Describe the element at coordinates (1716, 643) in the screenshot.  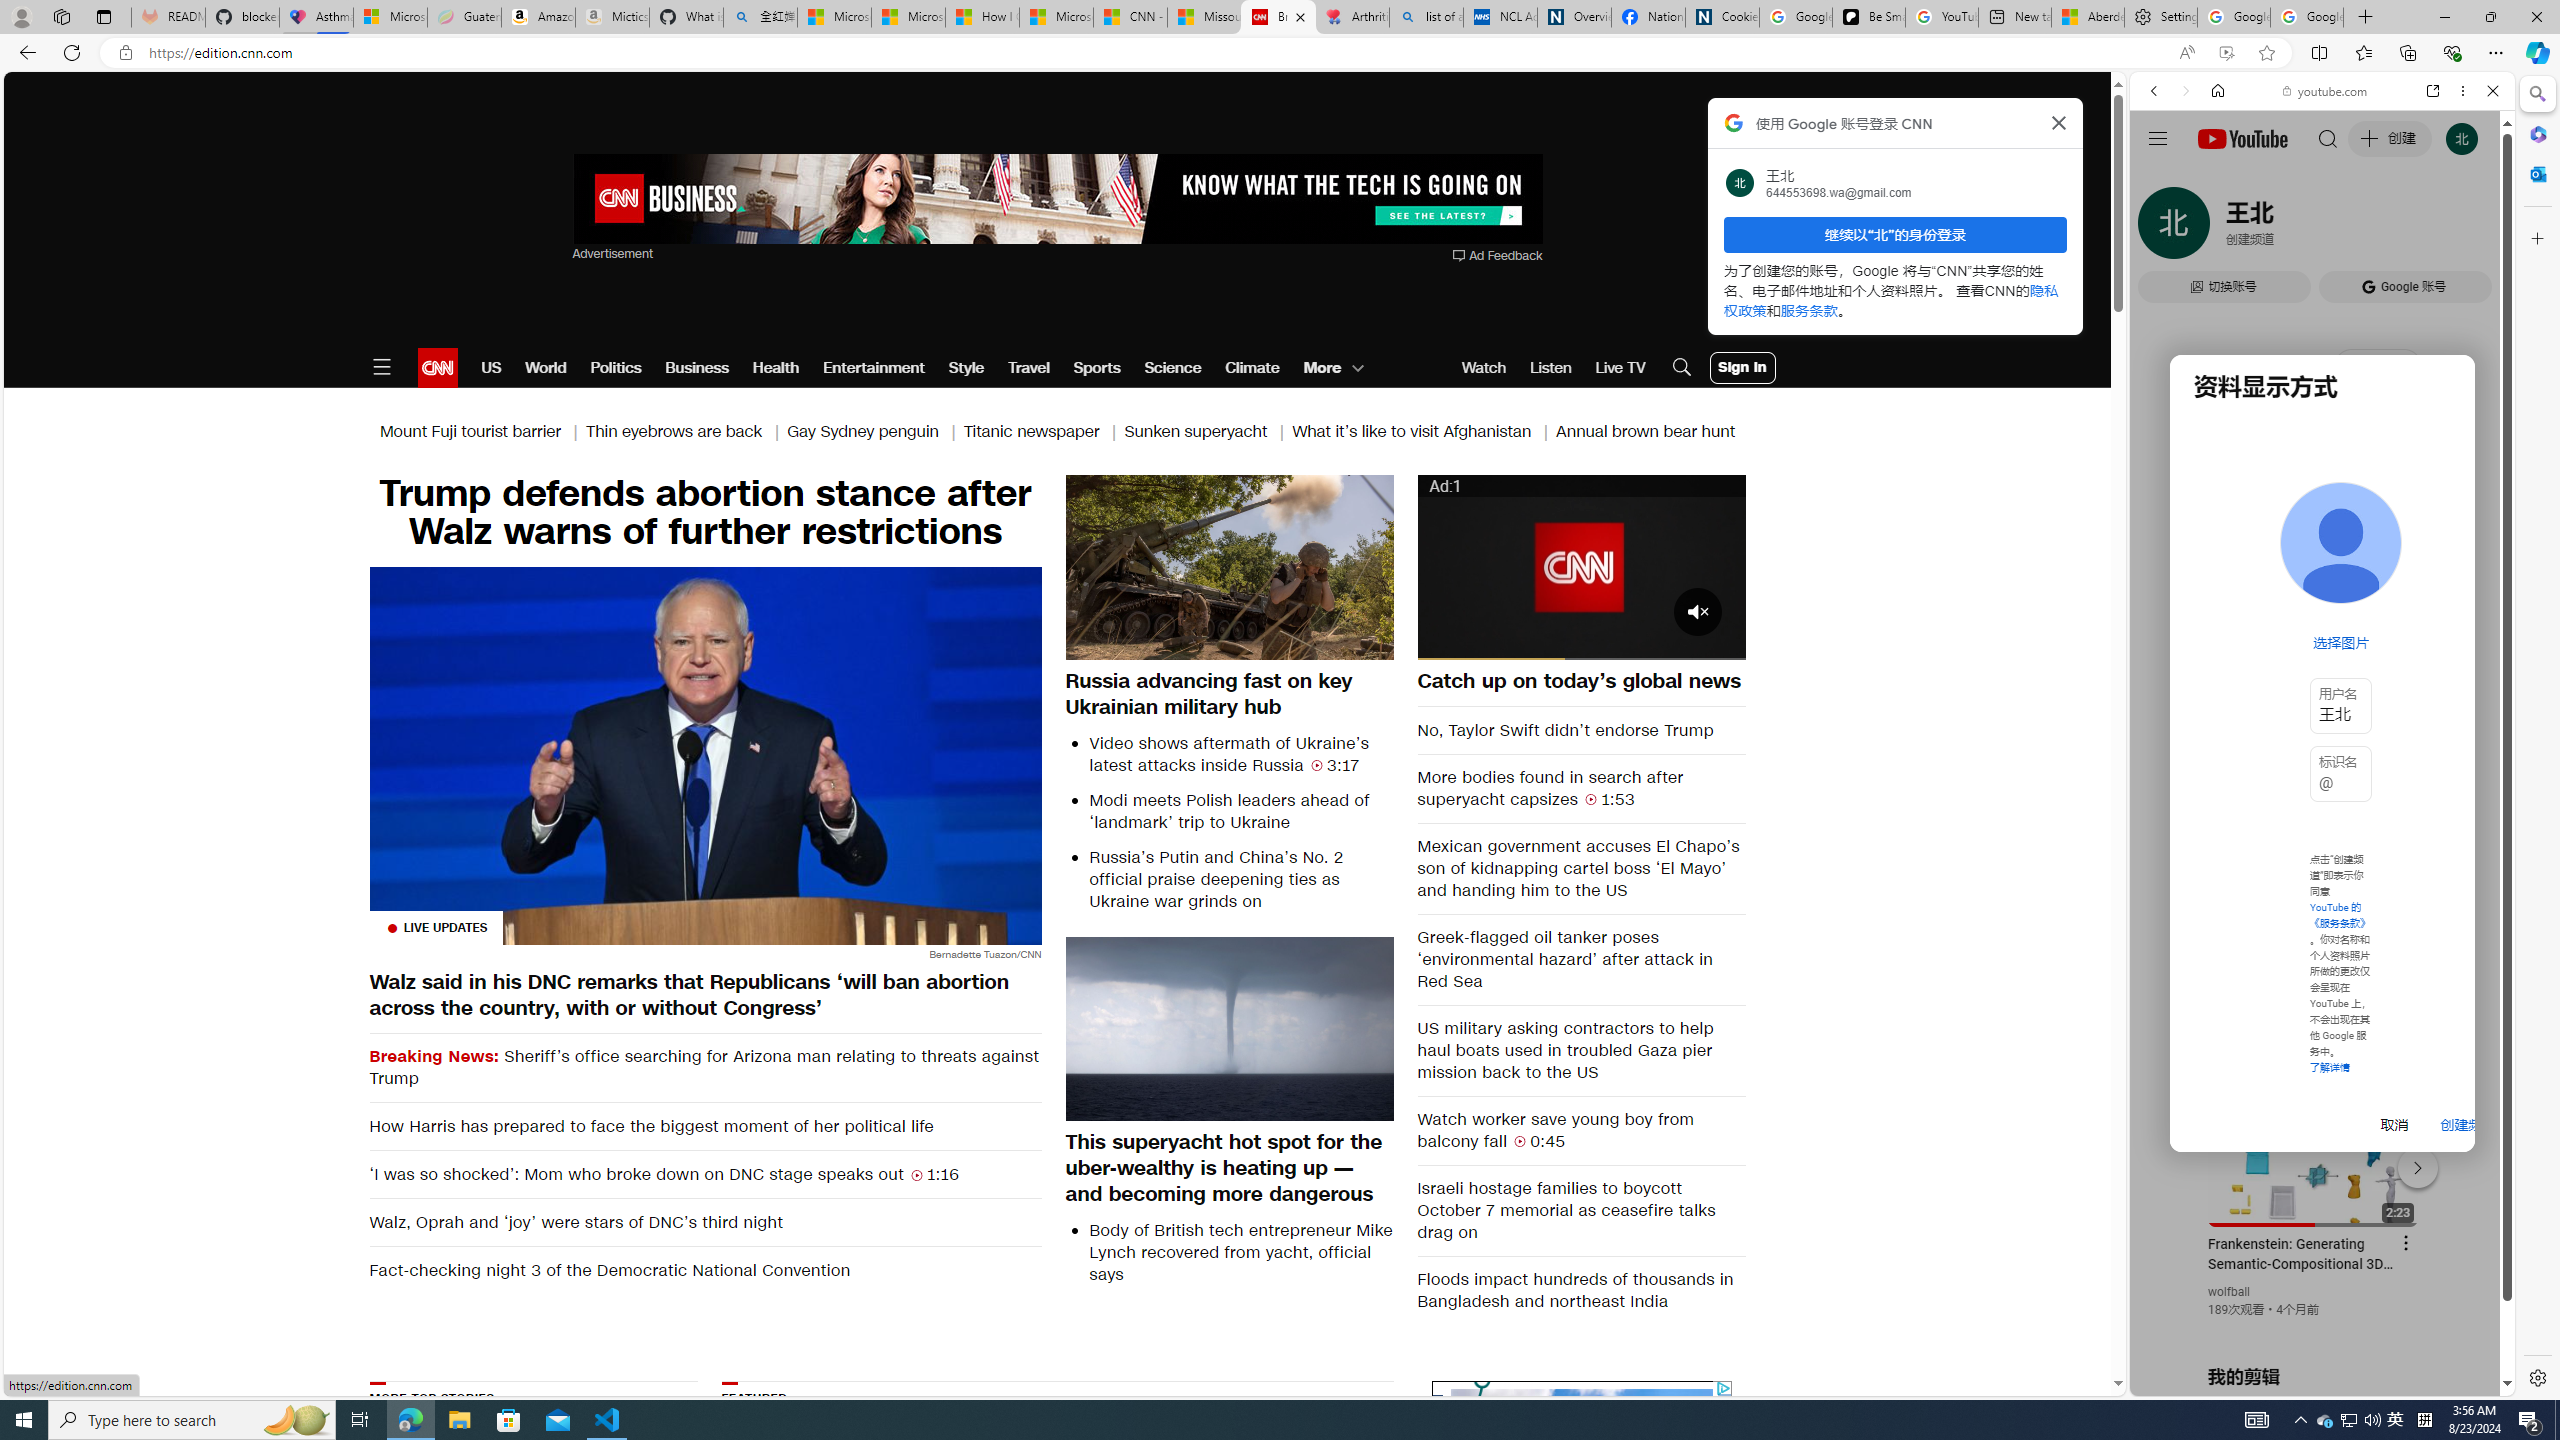
I see `'Fullscreen'` at that location.